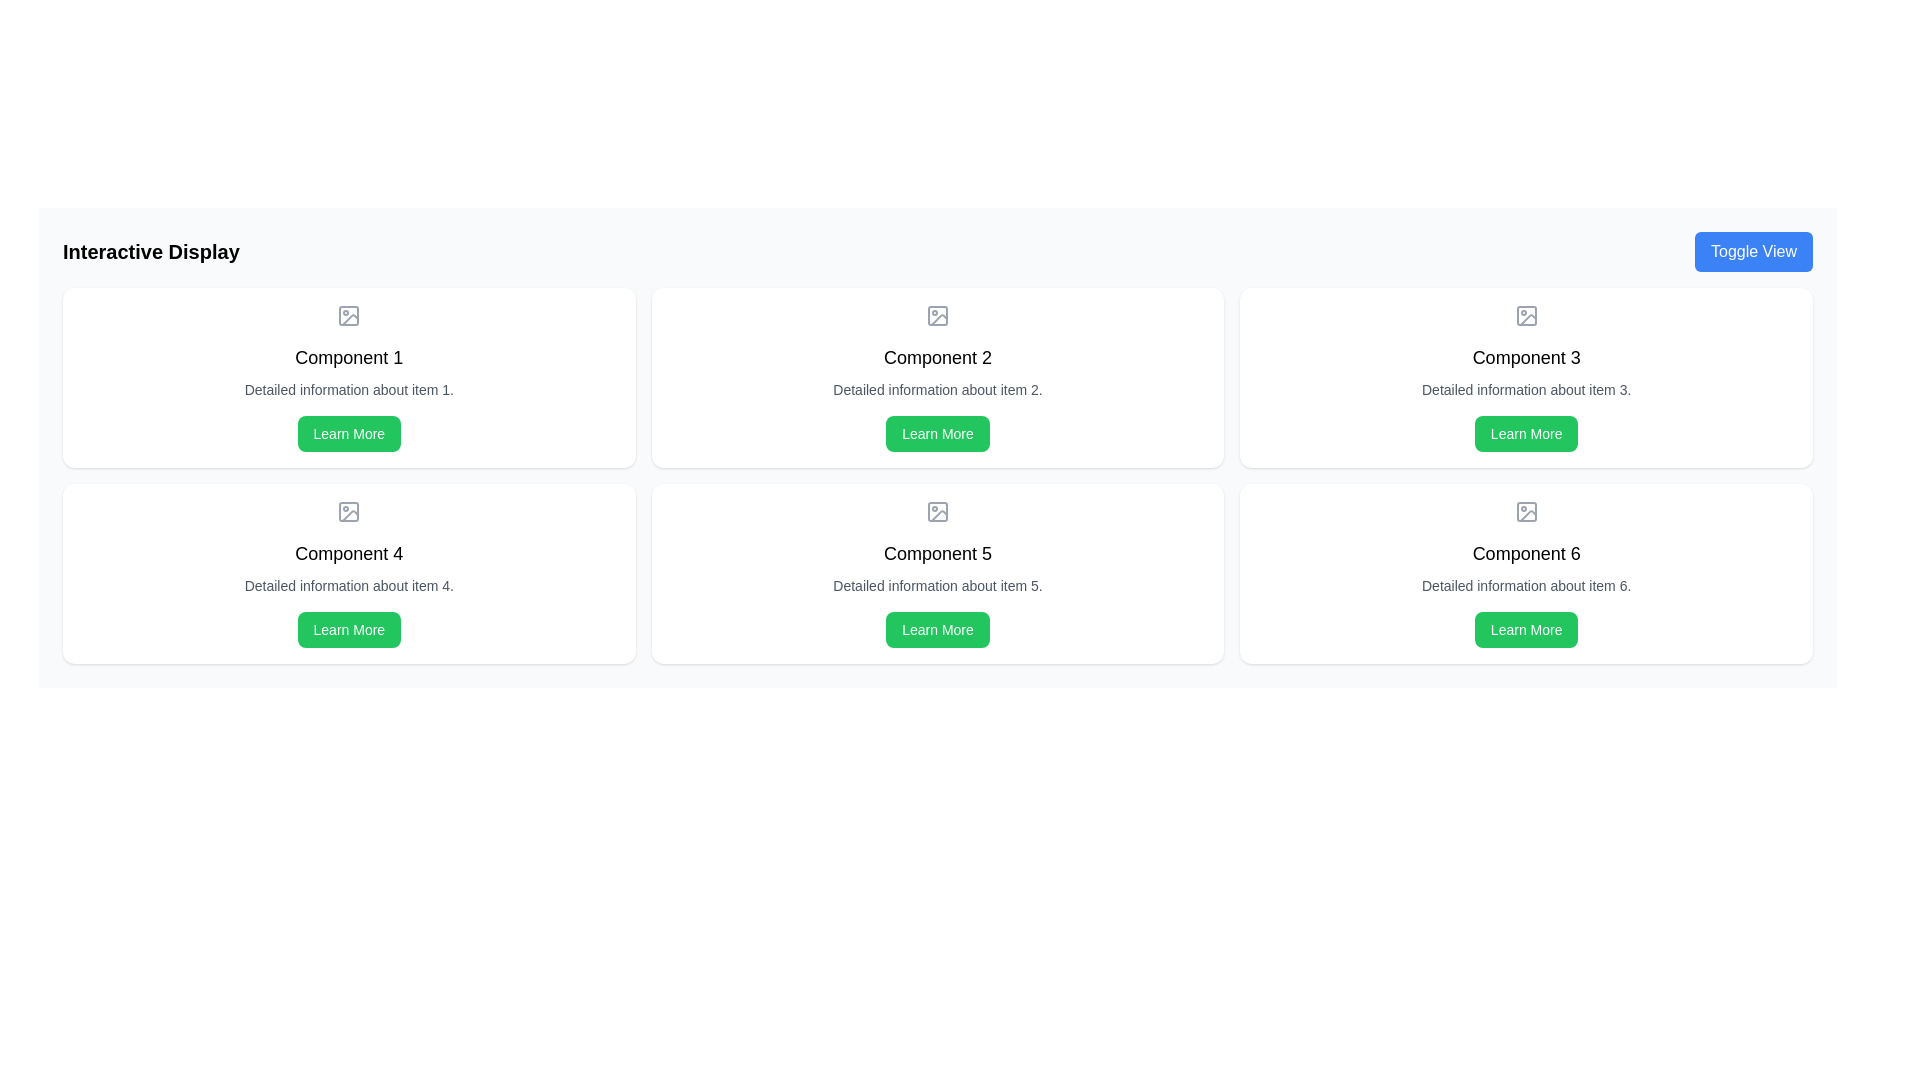  Describe the element at coordinates (936, 315) in the screenshot. I see `top-left corner square of the icon within the card labeled 'Component 2' located in the top row, second column of the grid` at that location.